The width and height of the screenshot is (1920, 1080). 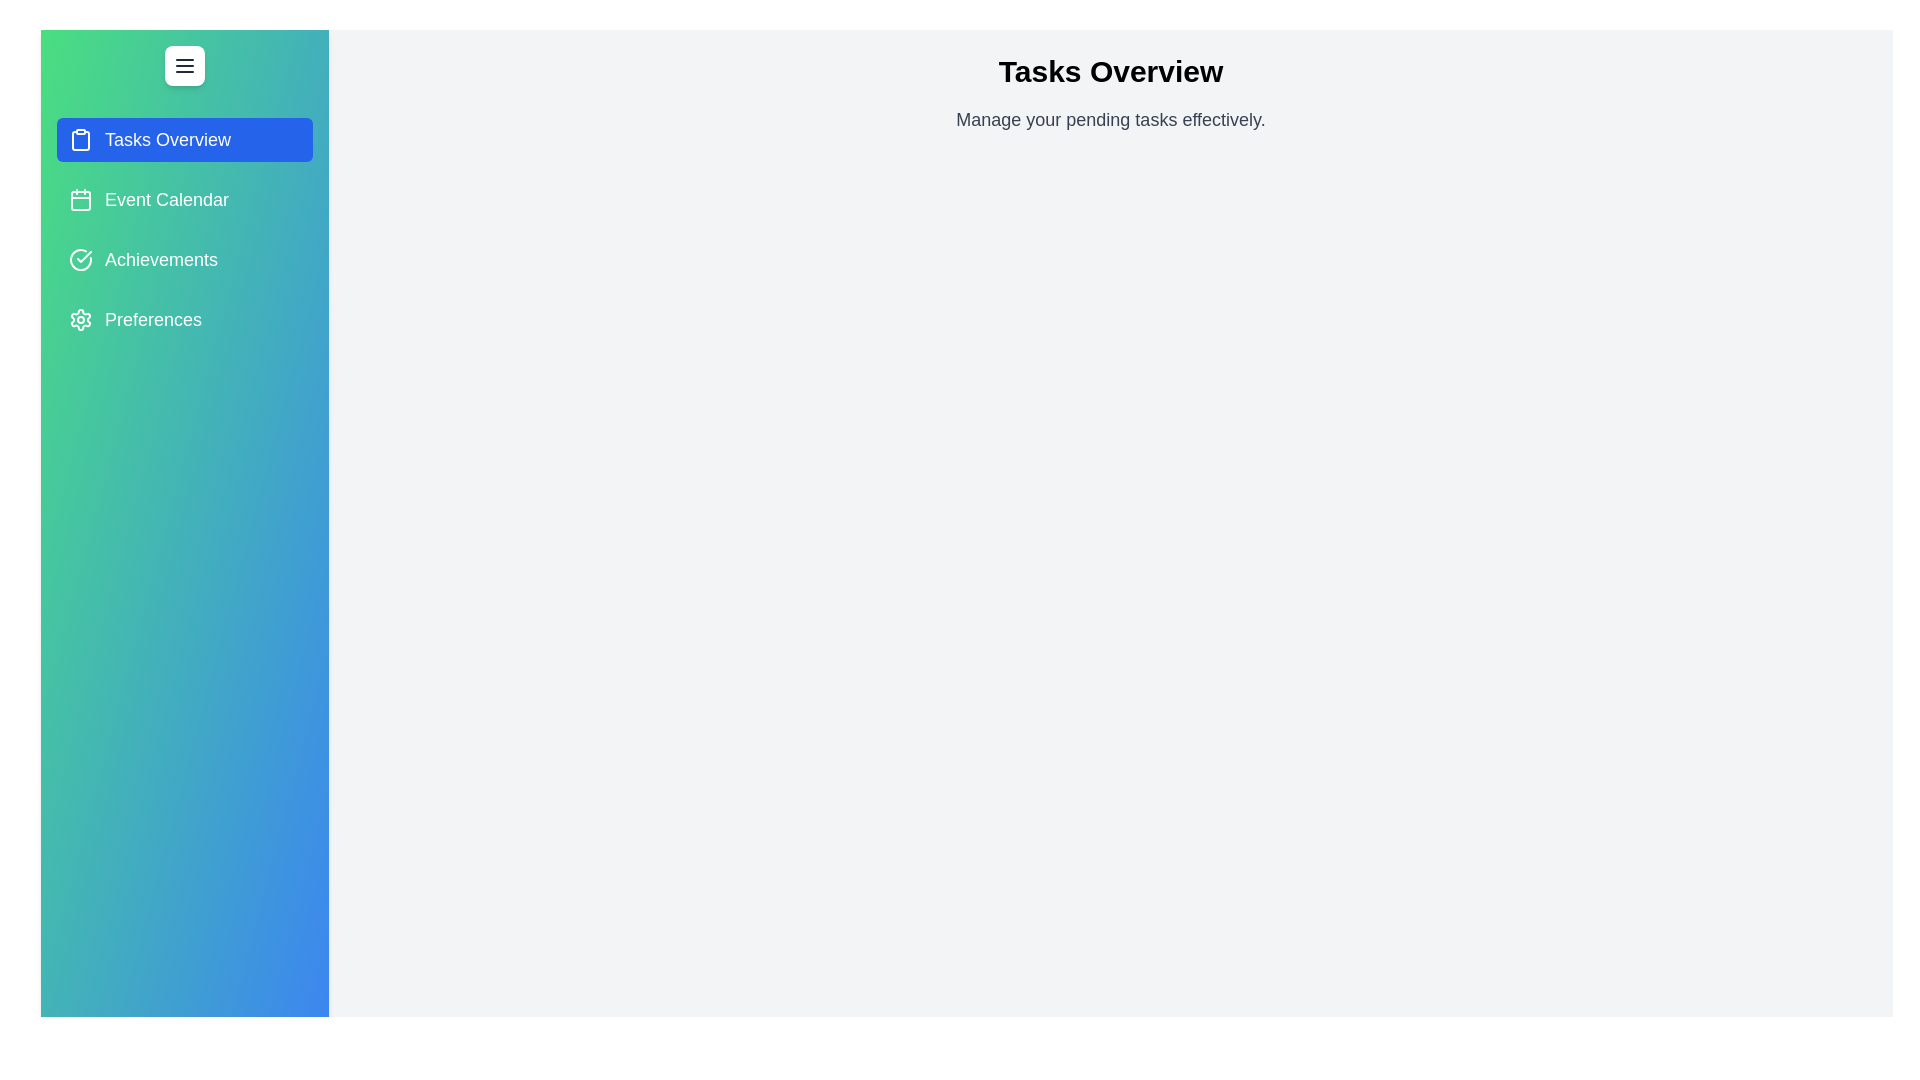 I want to click on the tab named Achievements from the drawer menu, so click(x=185, y=258).